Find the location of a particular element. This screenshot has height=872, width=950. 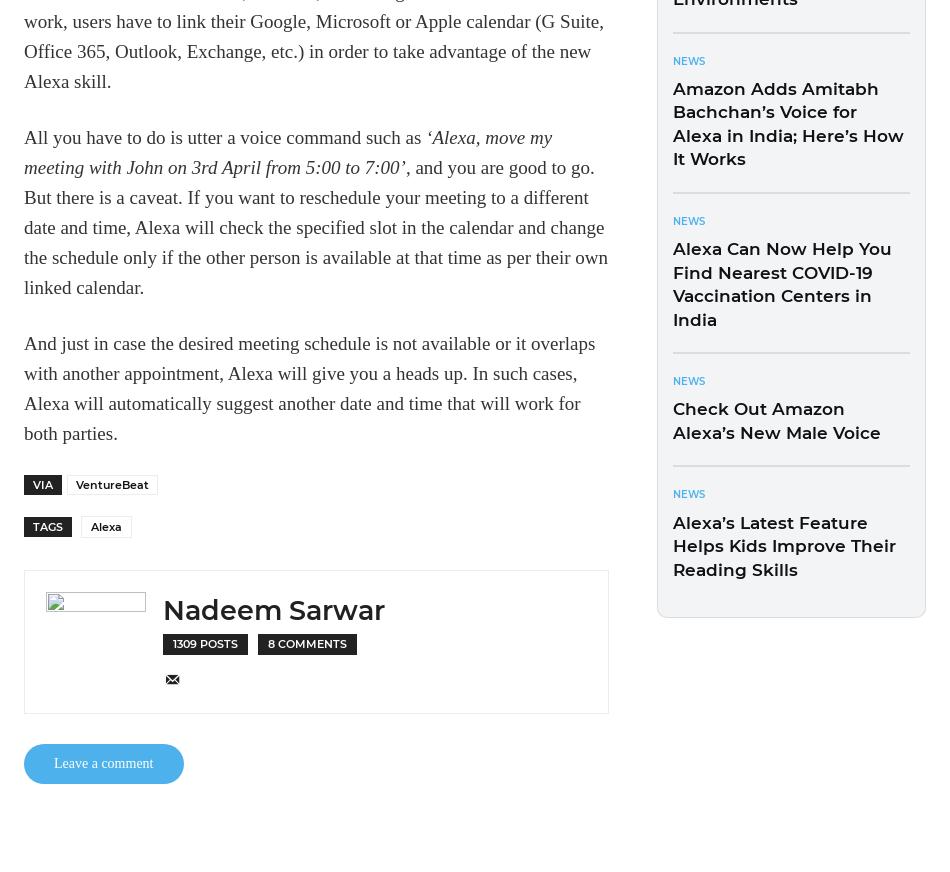

'1309 Posts' is located at coordinates (205, 643).